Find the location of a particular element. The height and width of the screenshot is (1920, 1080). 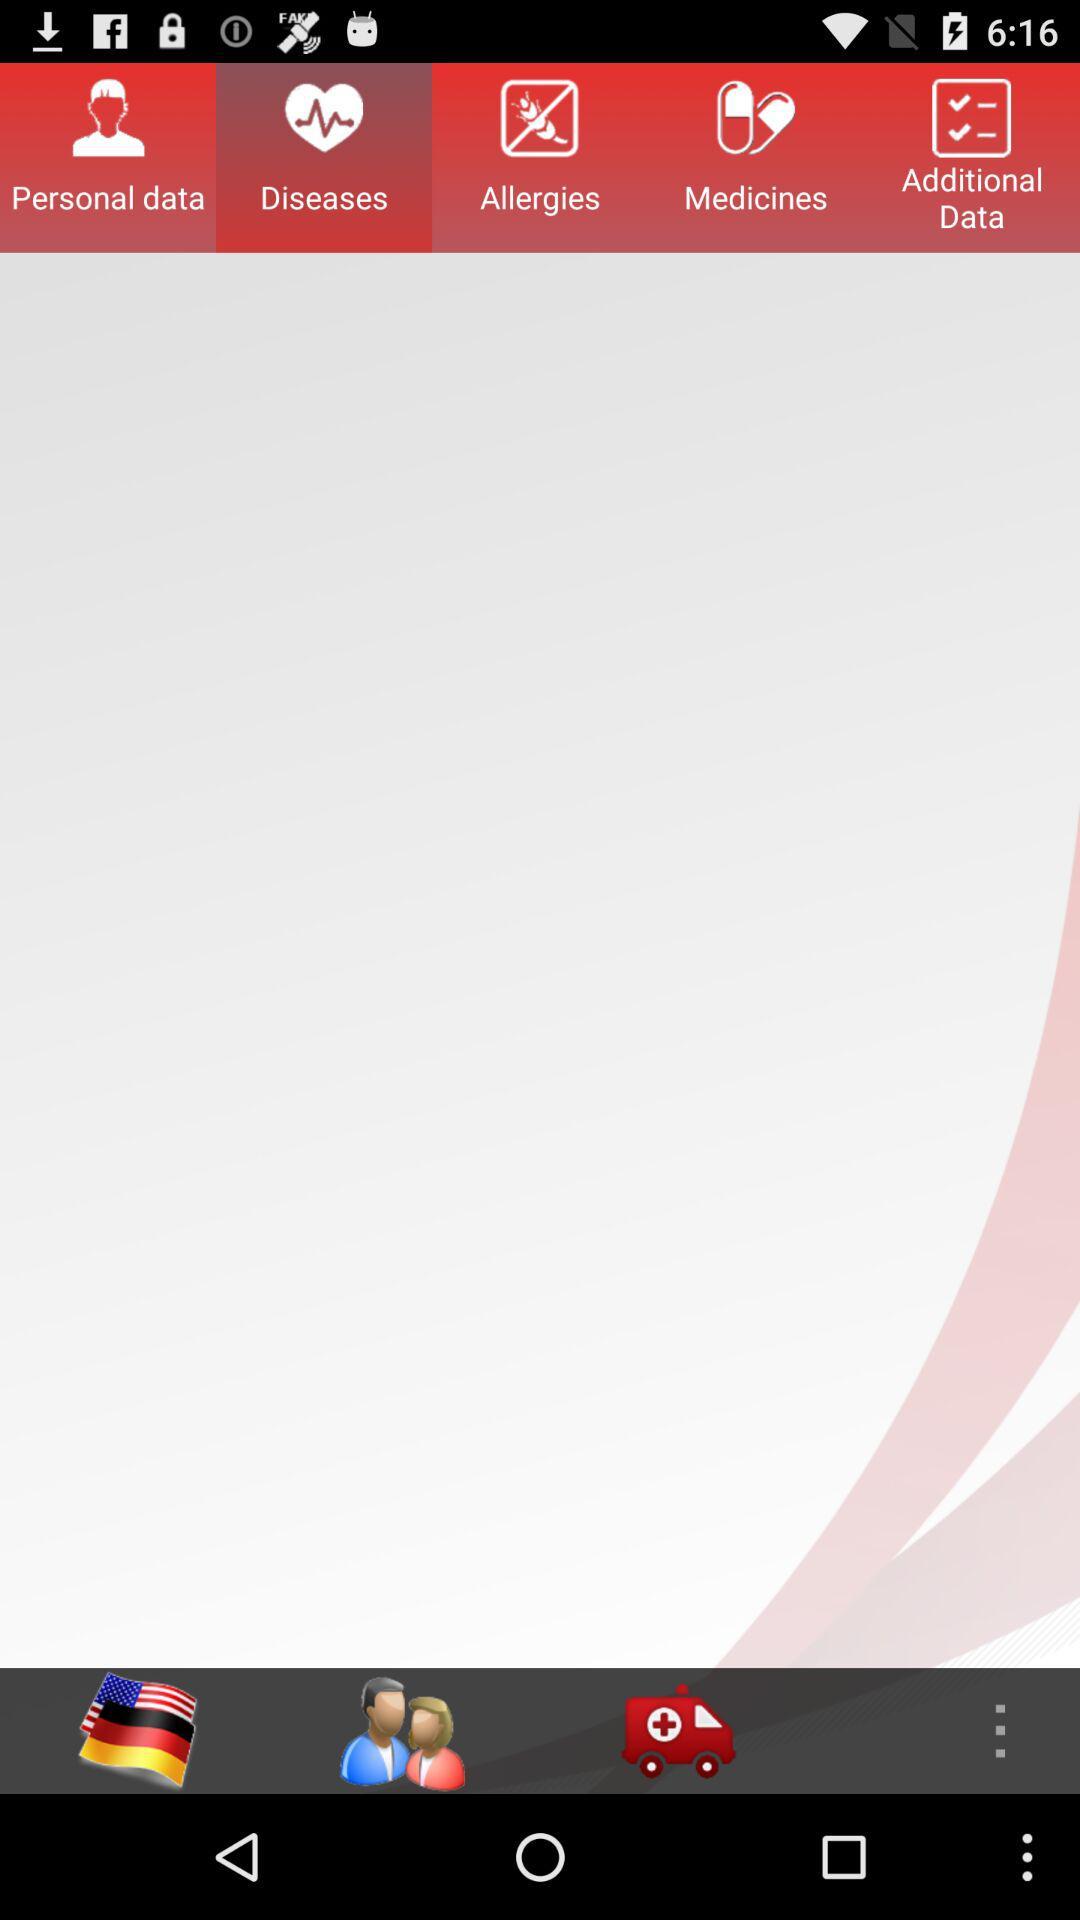

personal data button is located at coordinates (108, 156).